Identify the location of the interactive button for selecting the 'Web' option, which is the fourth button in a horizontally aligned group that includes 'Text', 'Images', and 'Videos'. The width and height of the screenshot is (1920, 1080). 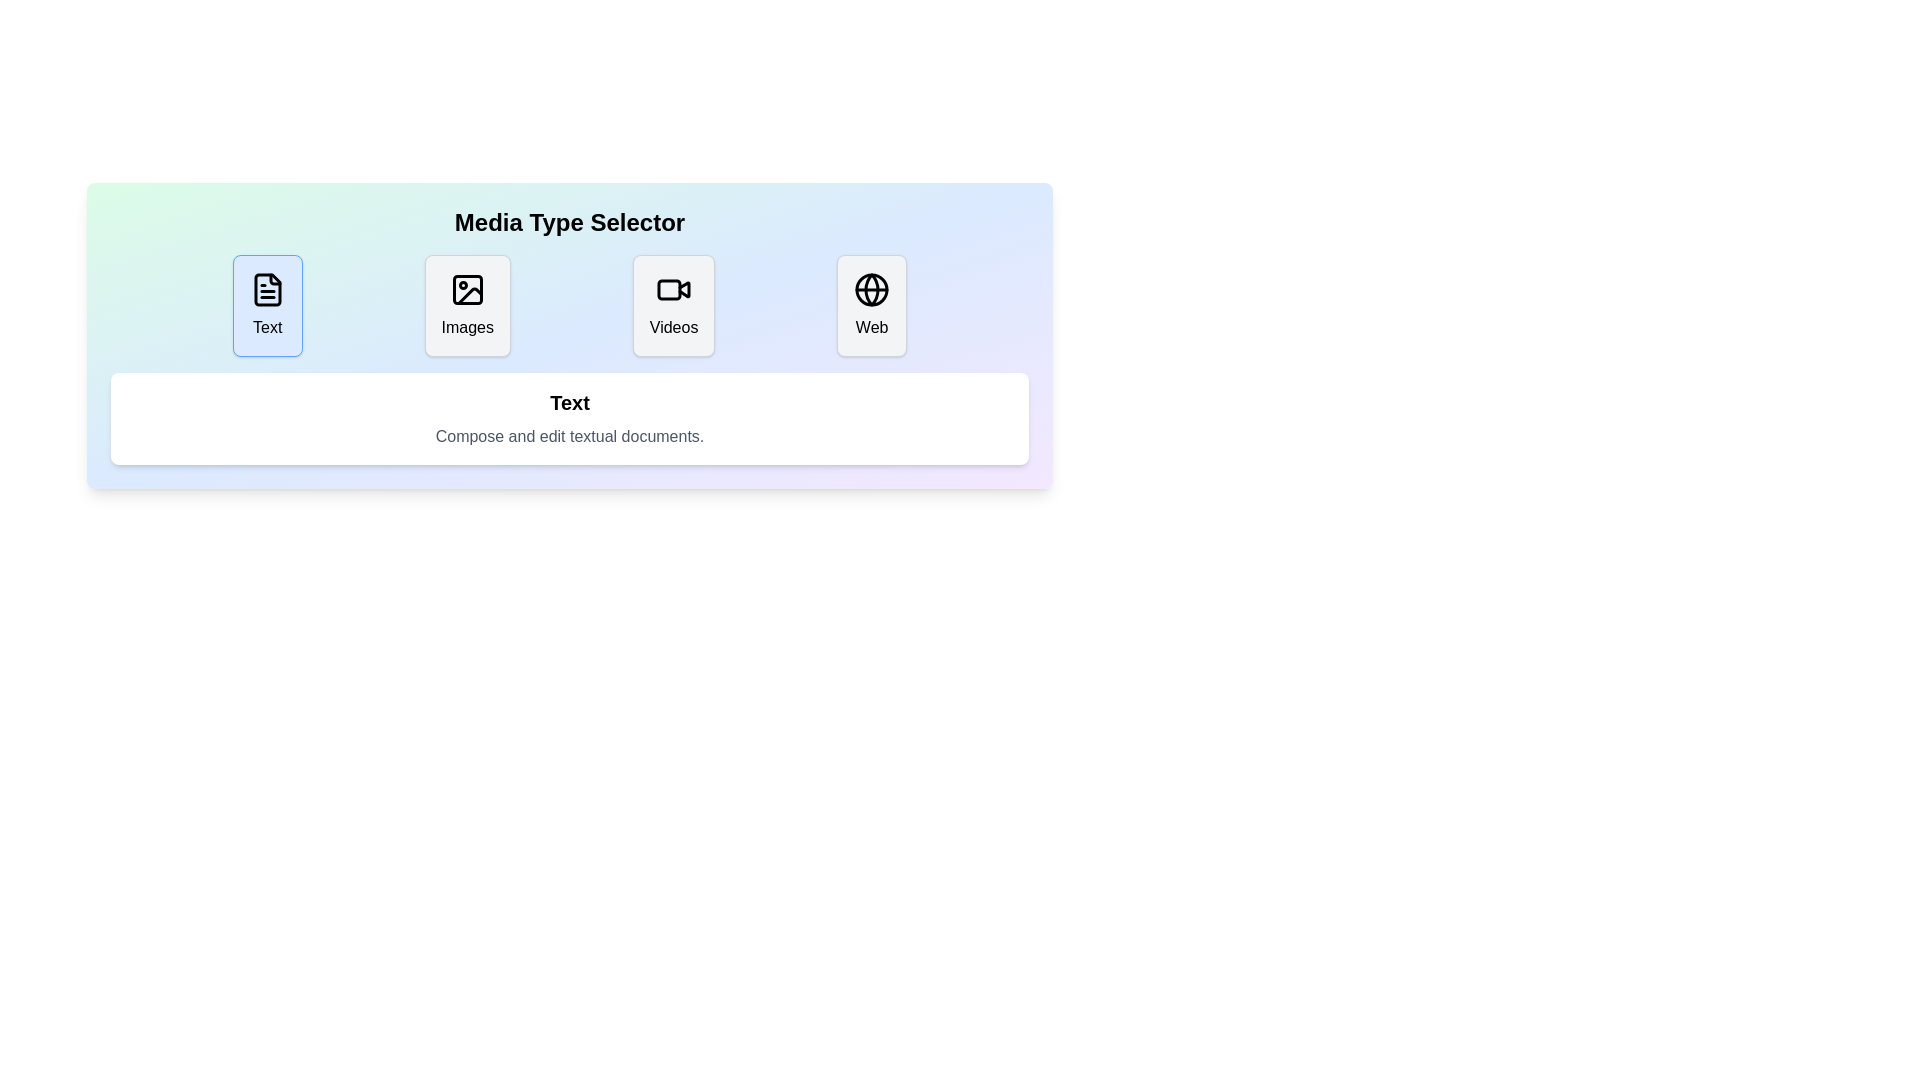
(872, 305).